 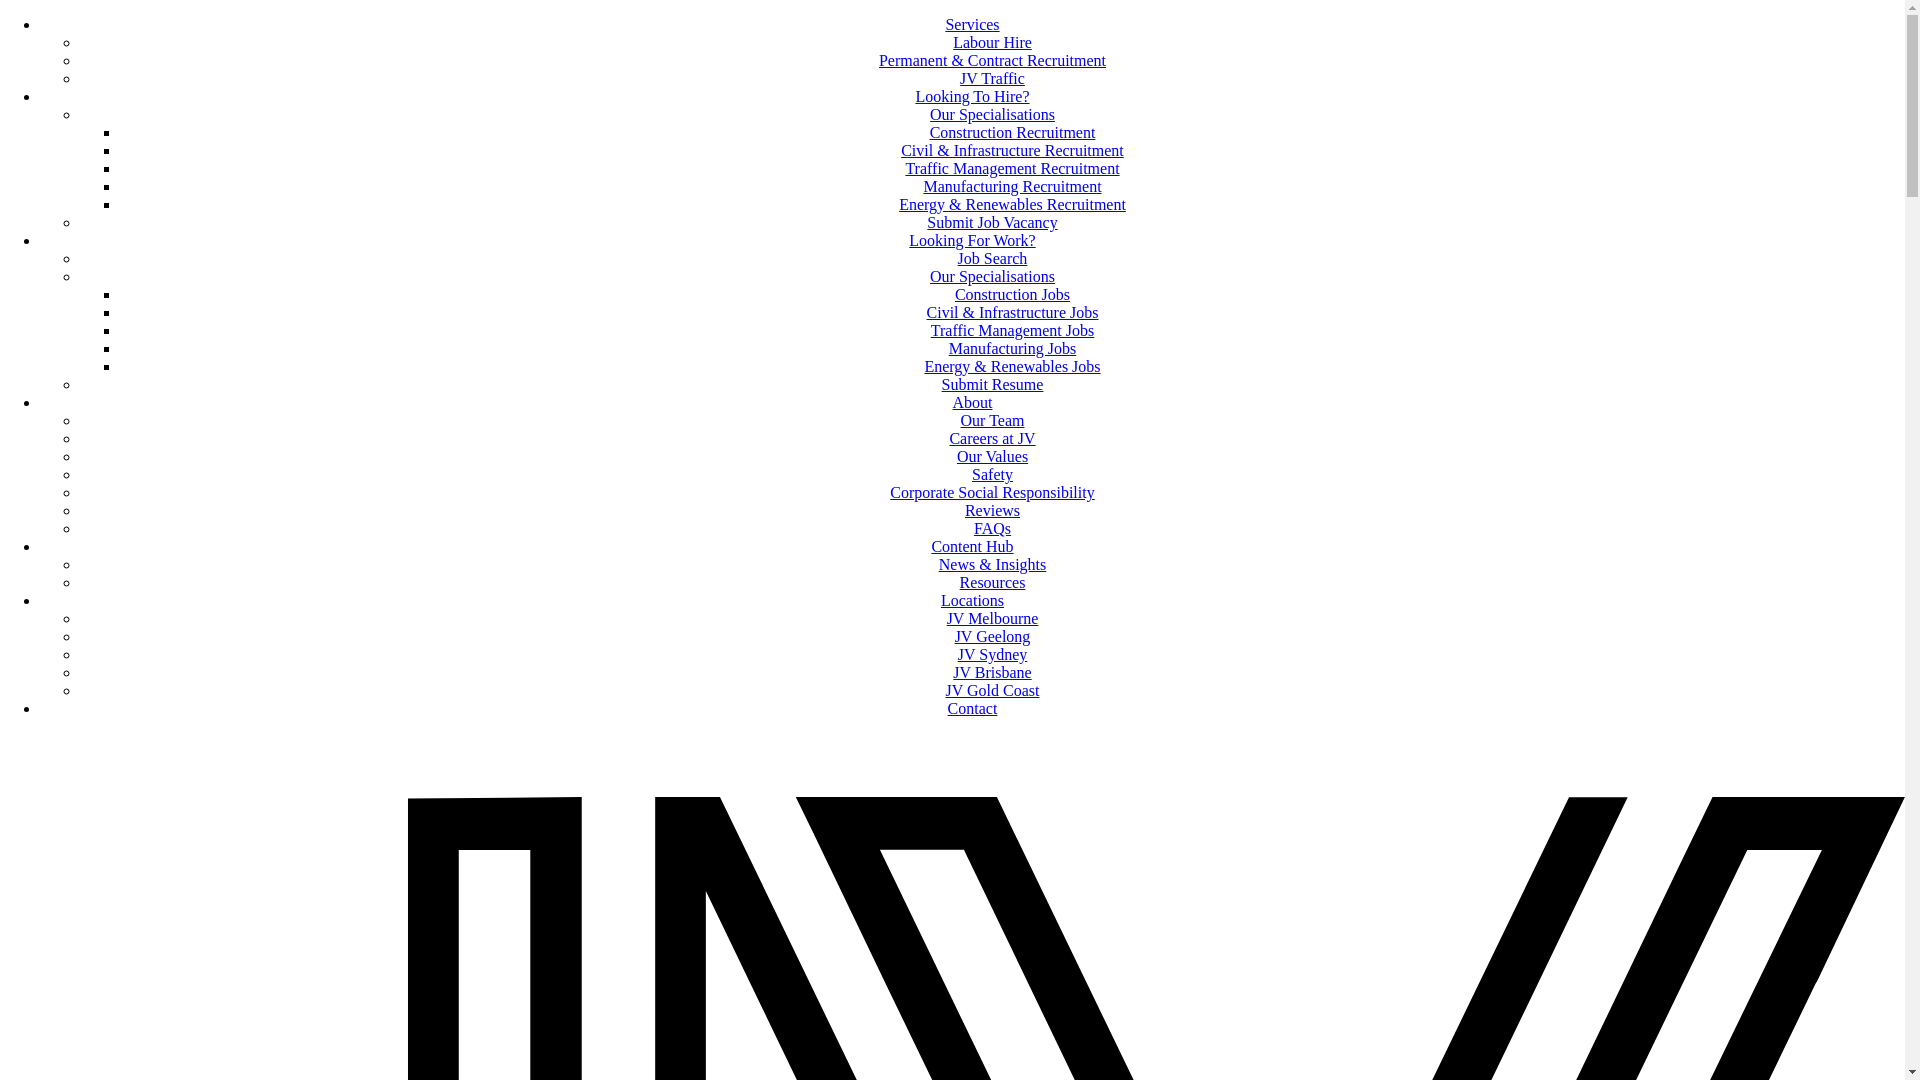 I want to click on 'Permanent & Contract Recruitment', so click(x=992, y=59).